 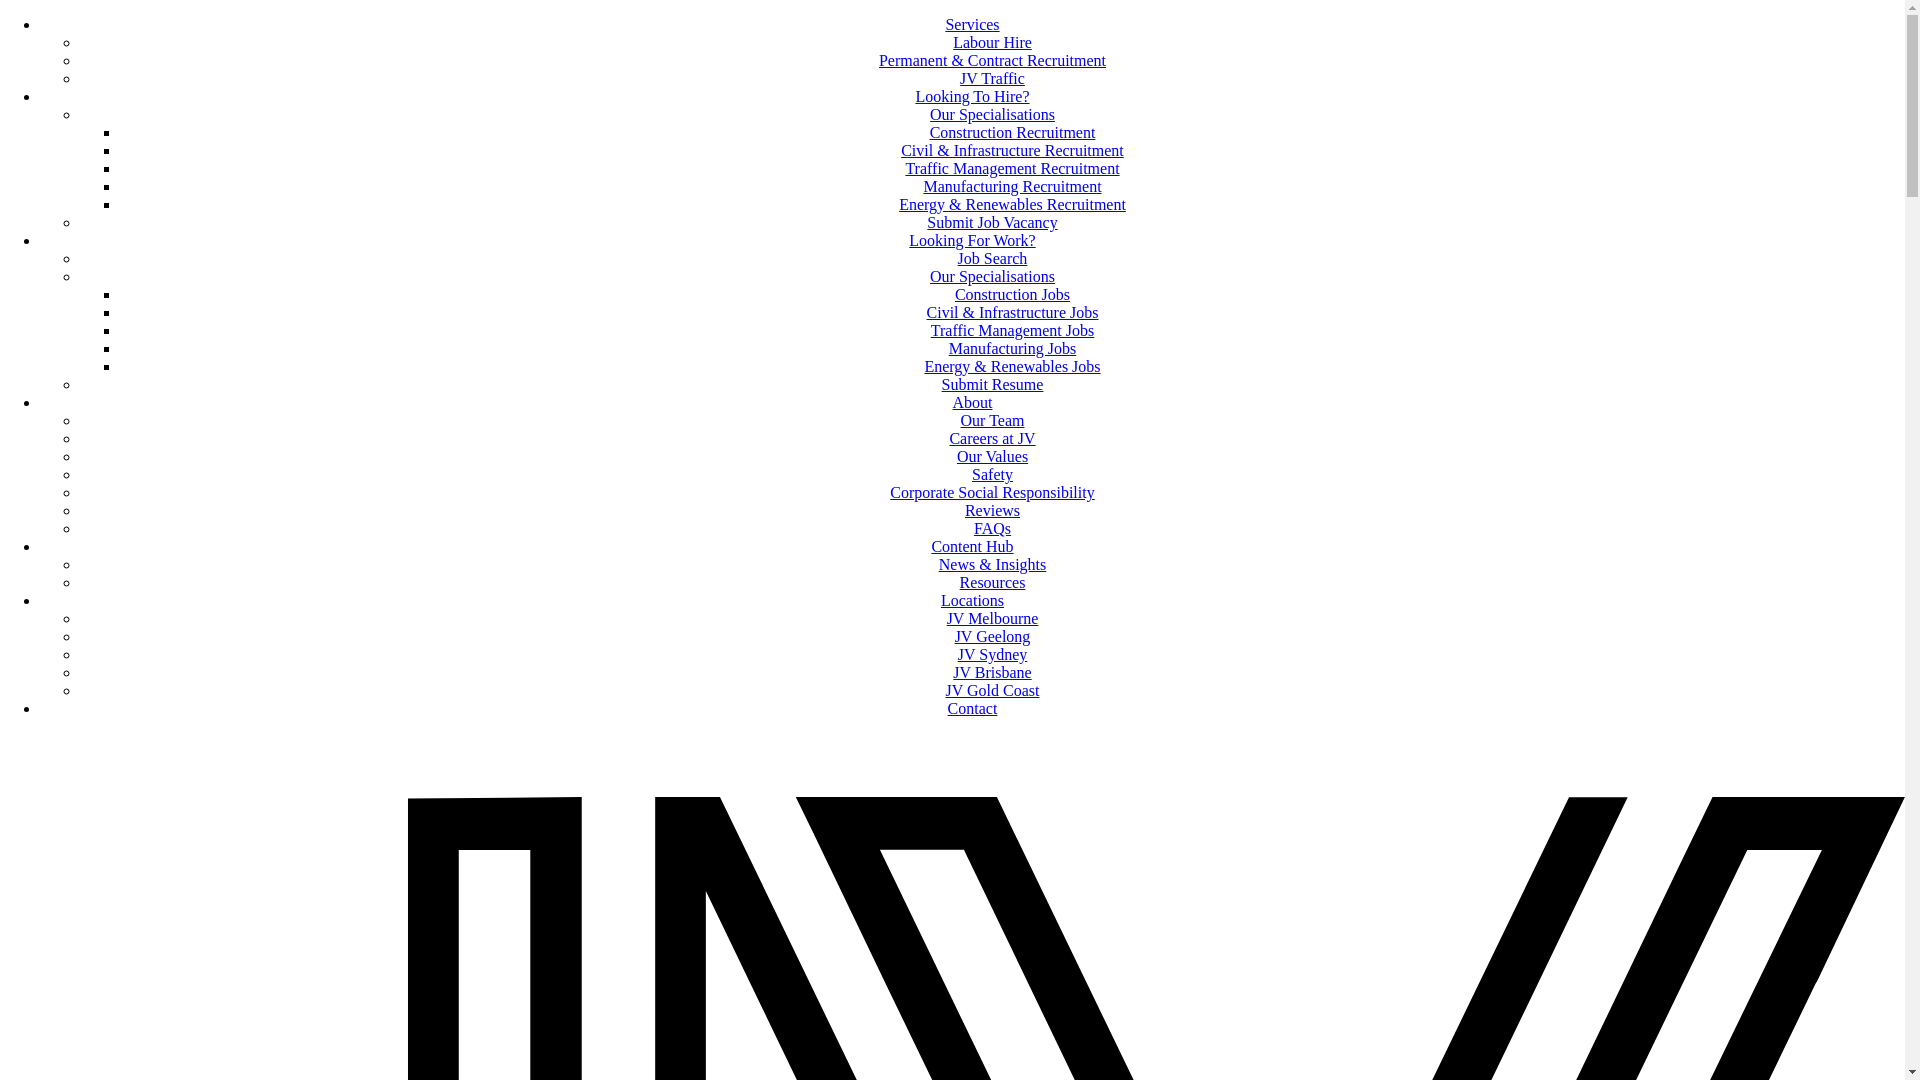 I want to click on 'Permanent & Contract Recruitment', so click(x=992, y=59).